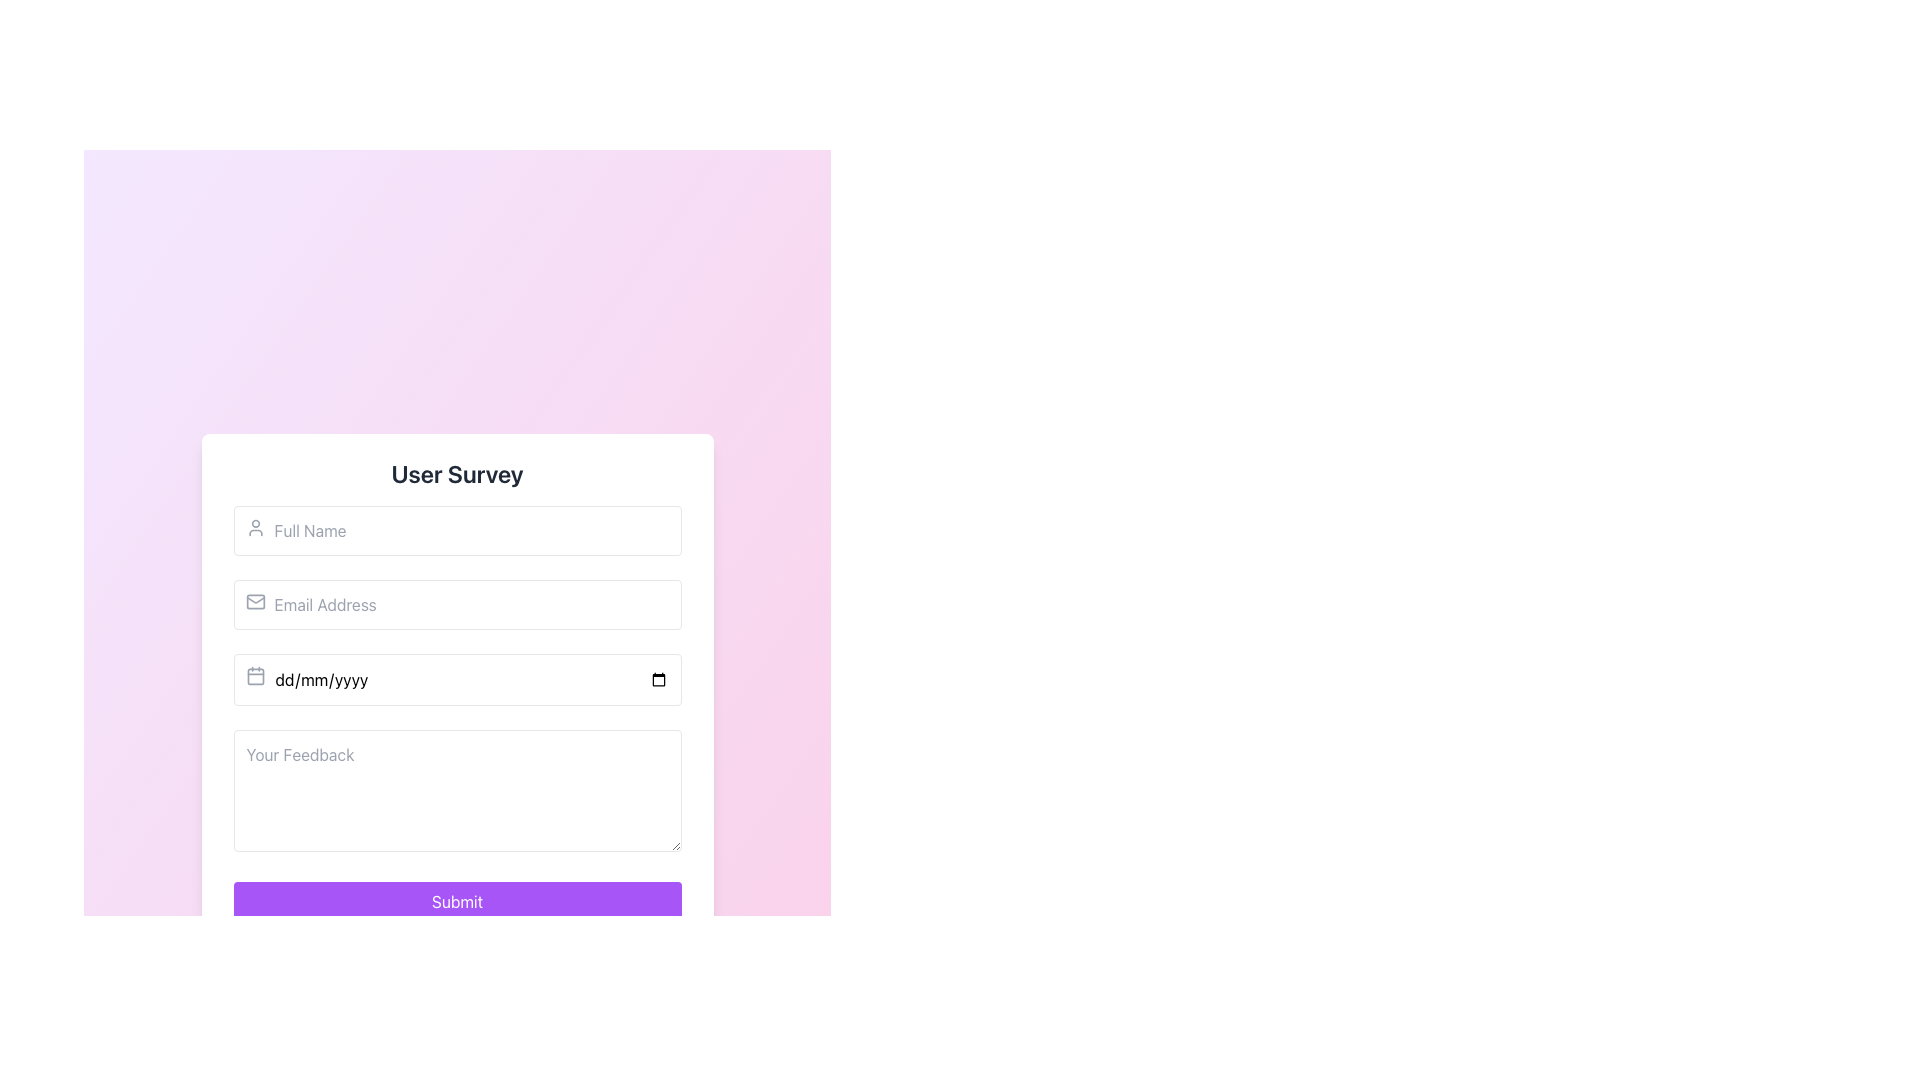 This screenshot has width=1920, height=1080. I want to click on the icon indicating the 'Full Name' input field, which suggests the field is for entering user-related information, so click(254, 527).